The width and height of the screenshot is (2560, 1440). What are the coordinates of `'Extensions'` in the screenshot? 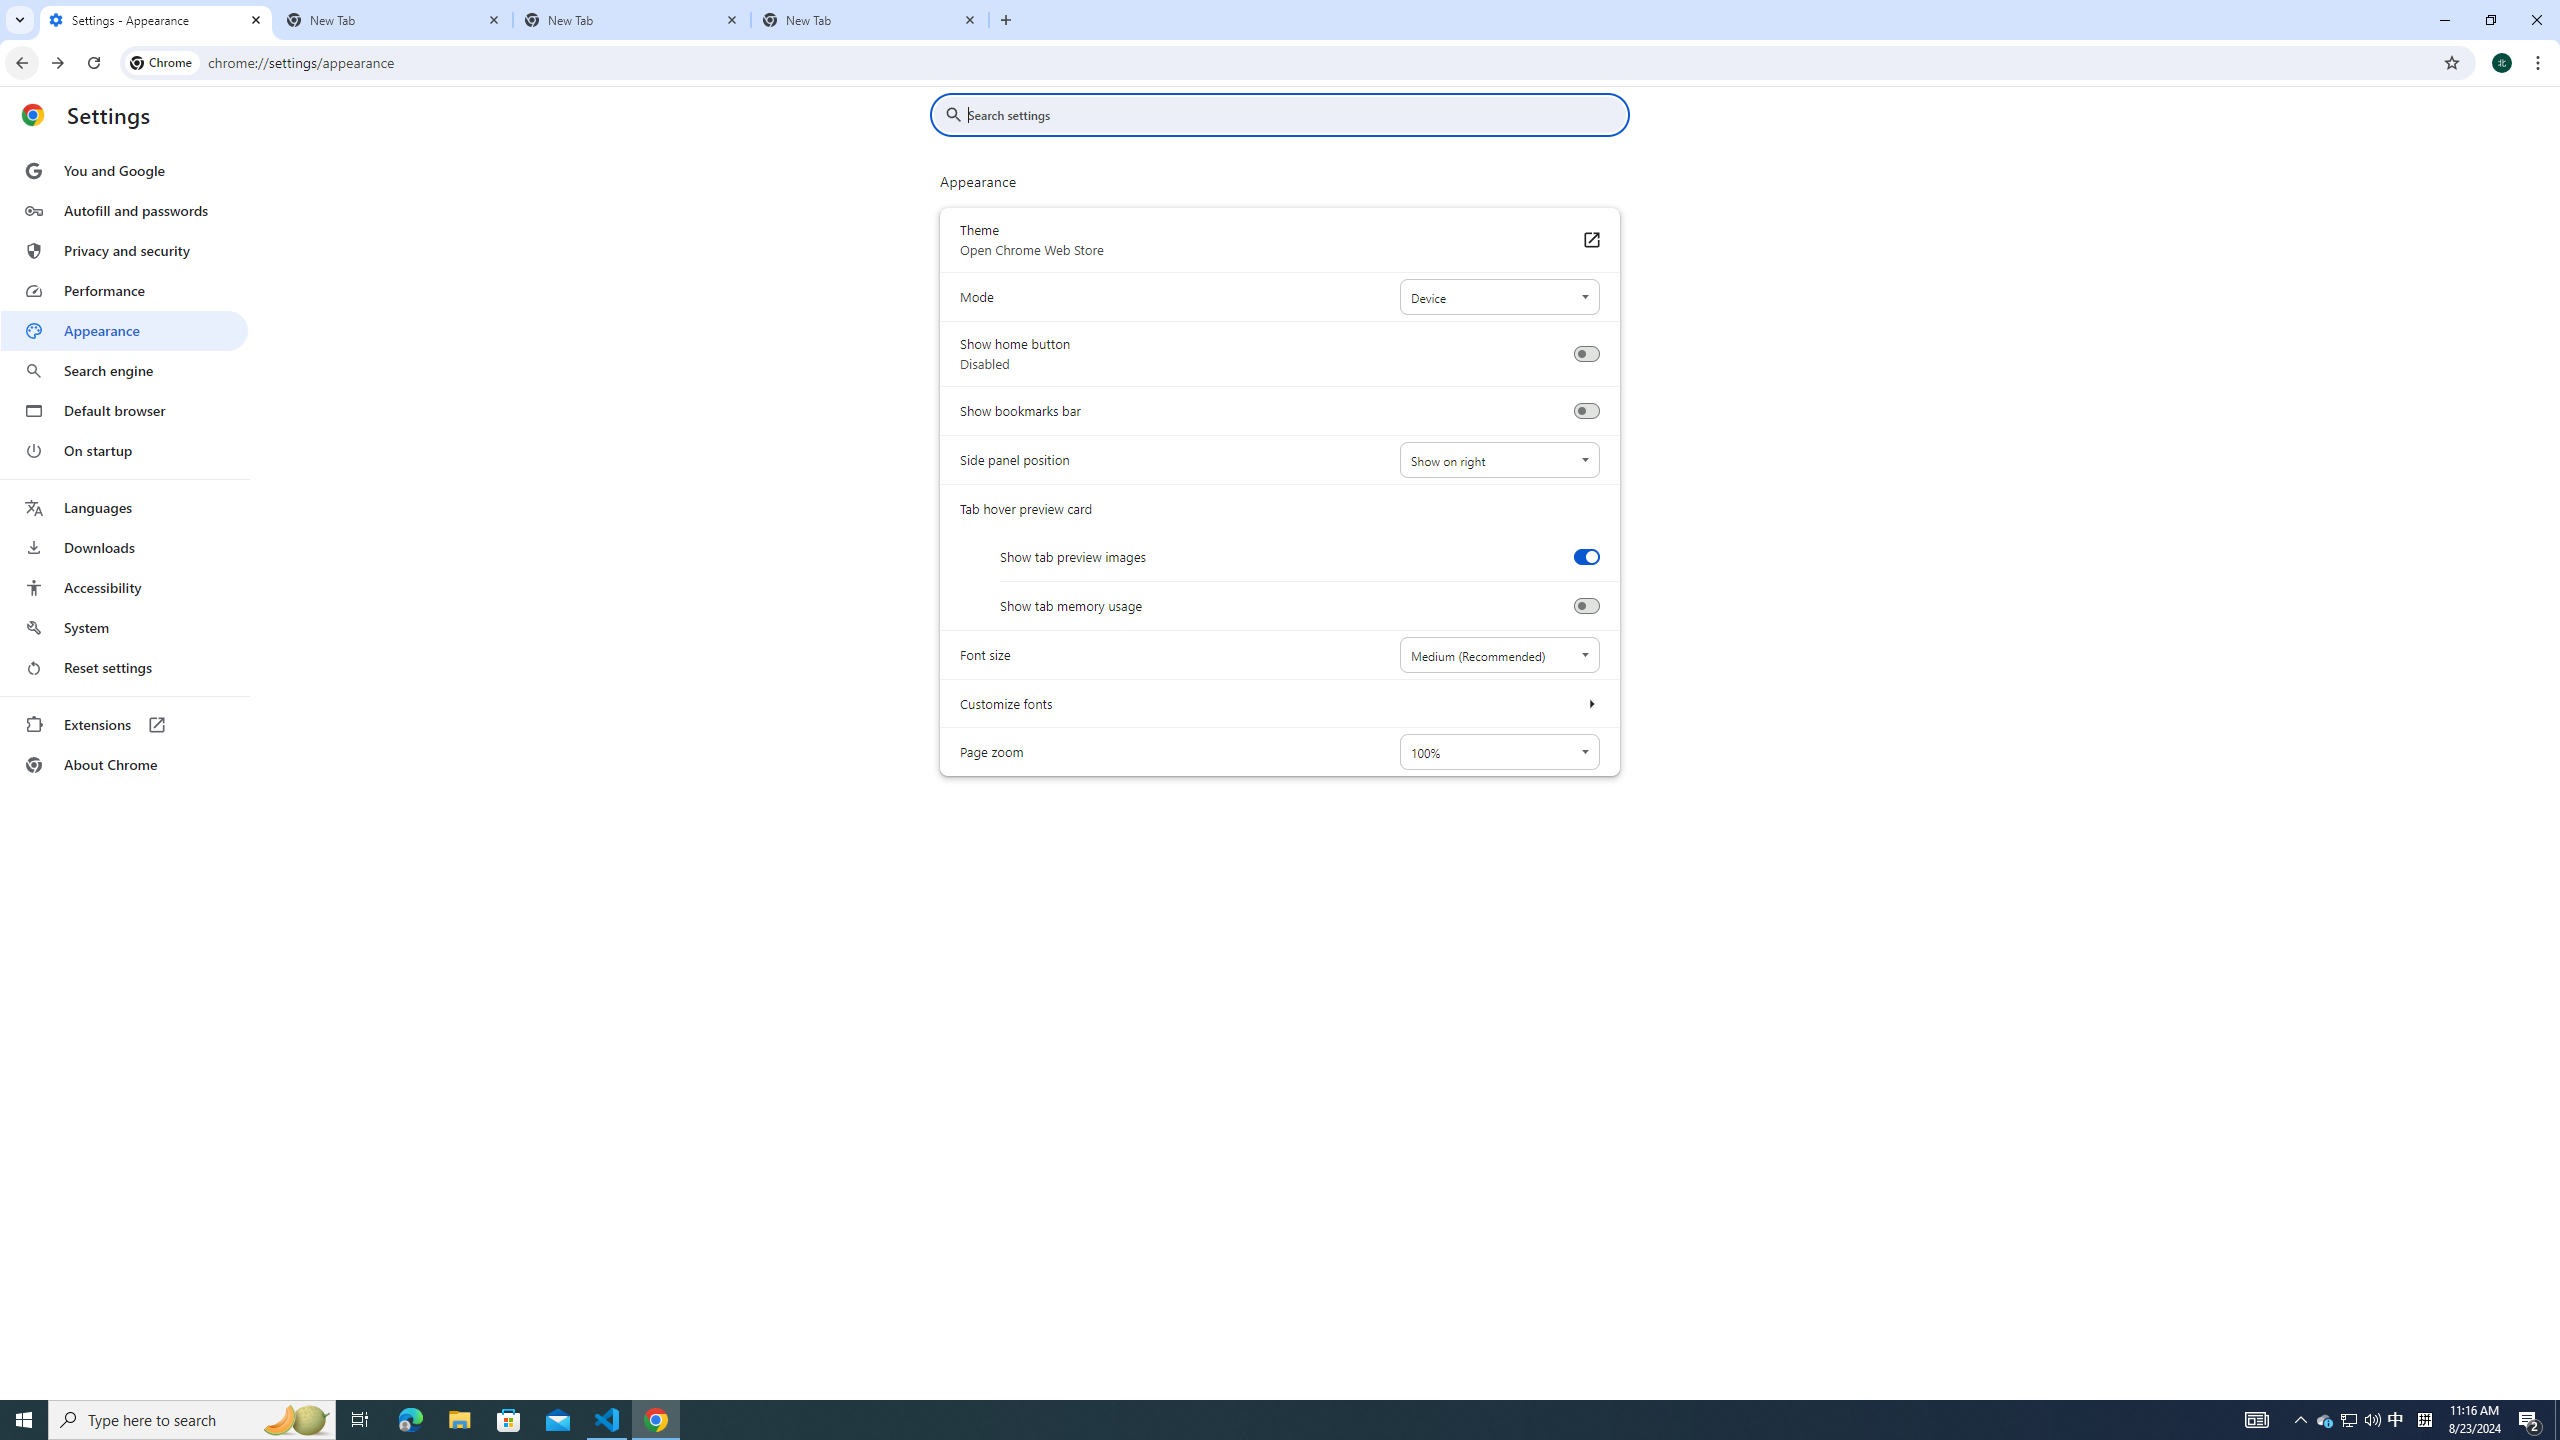 It's located at (123, 724).